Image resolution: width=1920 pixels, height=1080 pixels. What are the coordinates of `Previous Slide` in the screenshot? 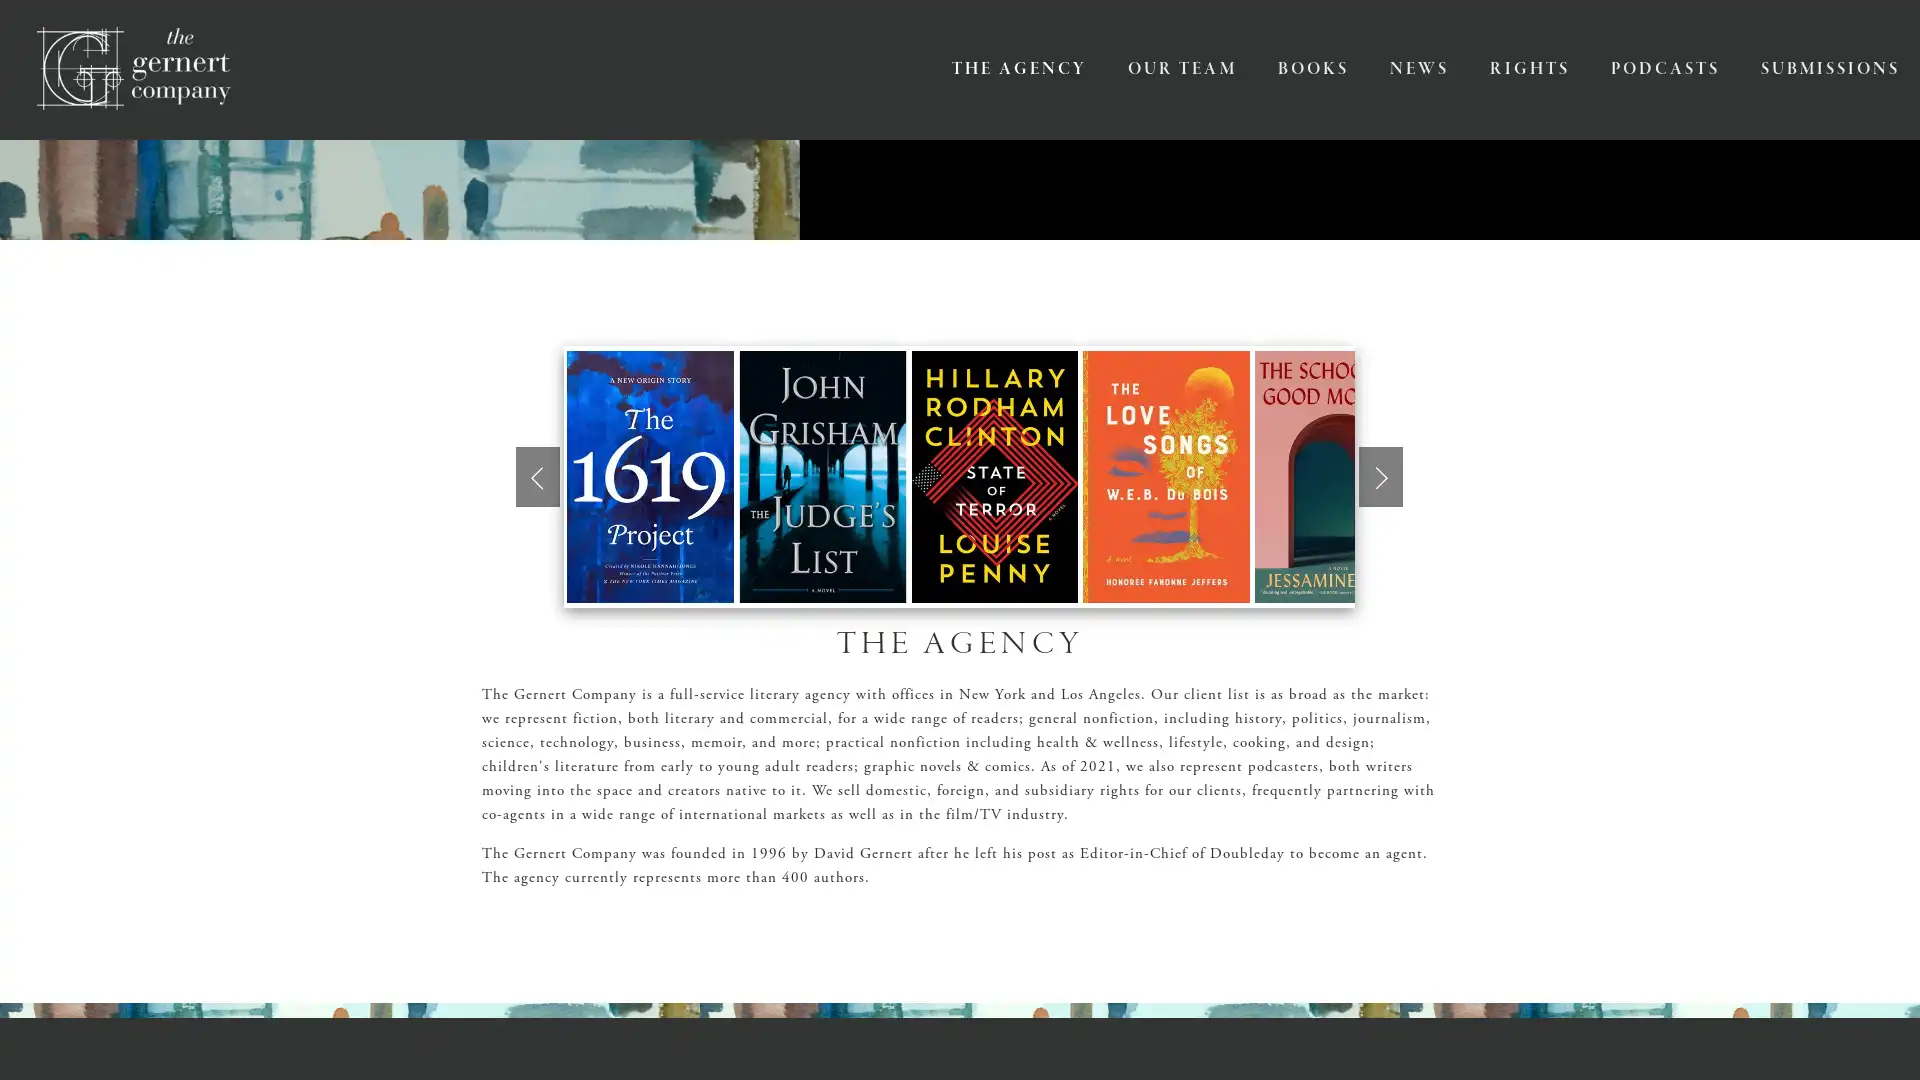 It's located at (537, 475).